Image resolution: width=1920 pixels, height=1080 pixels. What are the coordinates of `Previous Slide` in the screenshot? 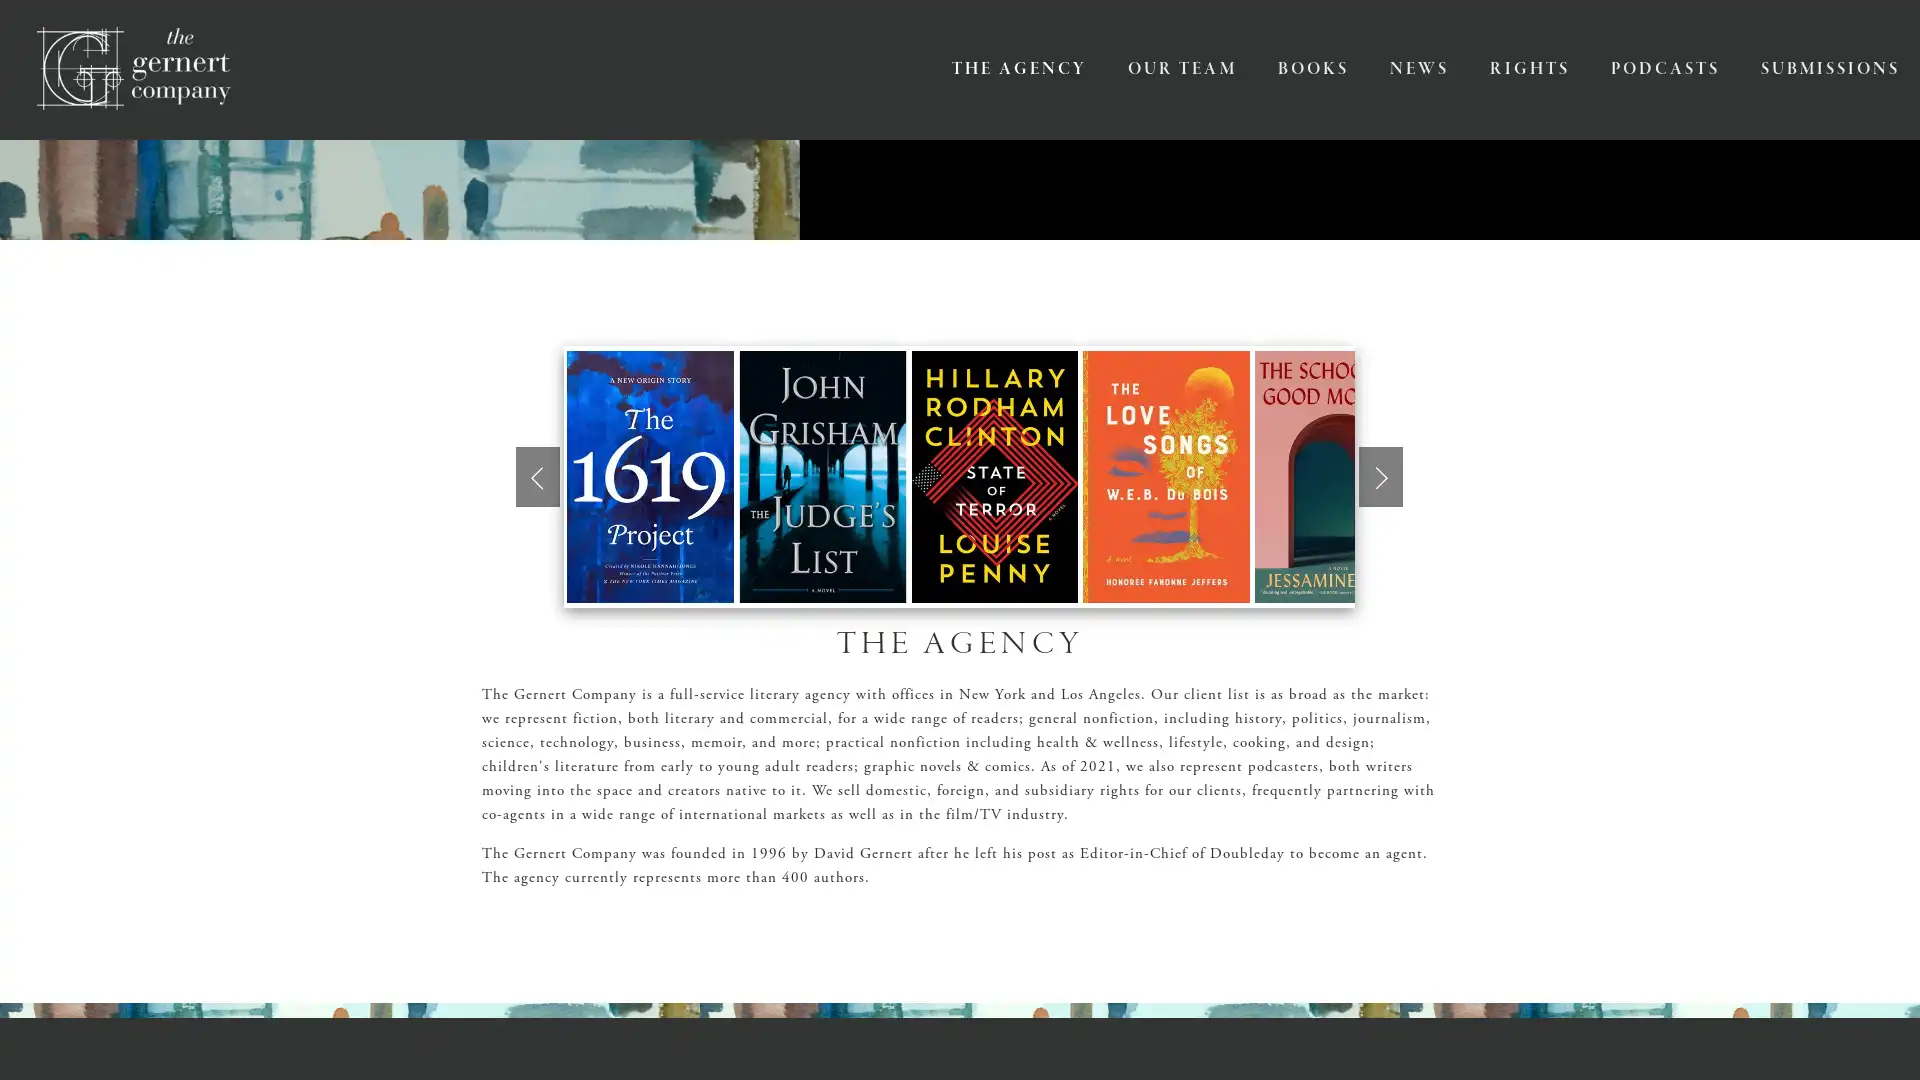 It's located at (537, 475).